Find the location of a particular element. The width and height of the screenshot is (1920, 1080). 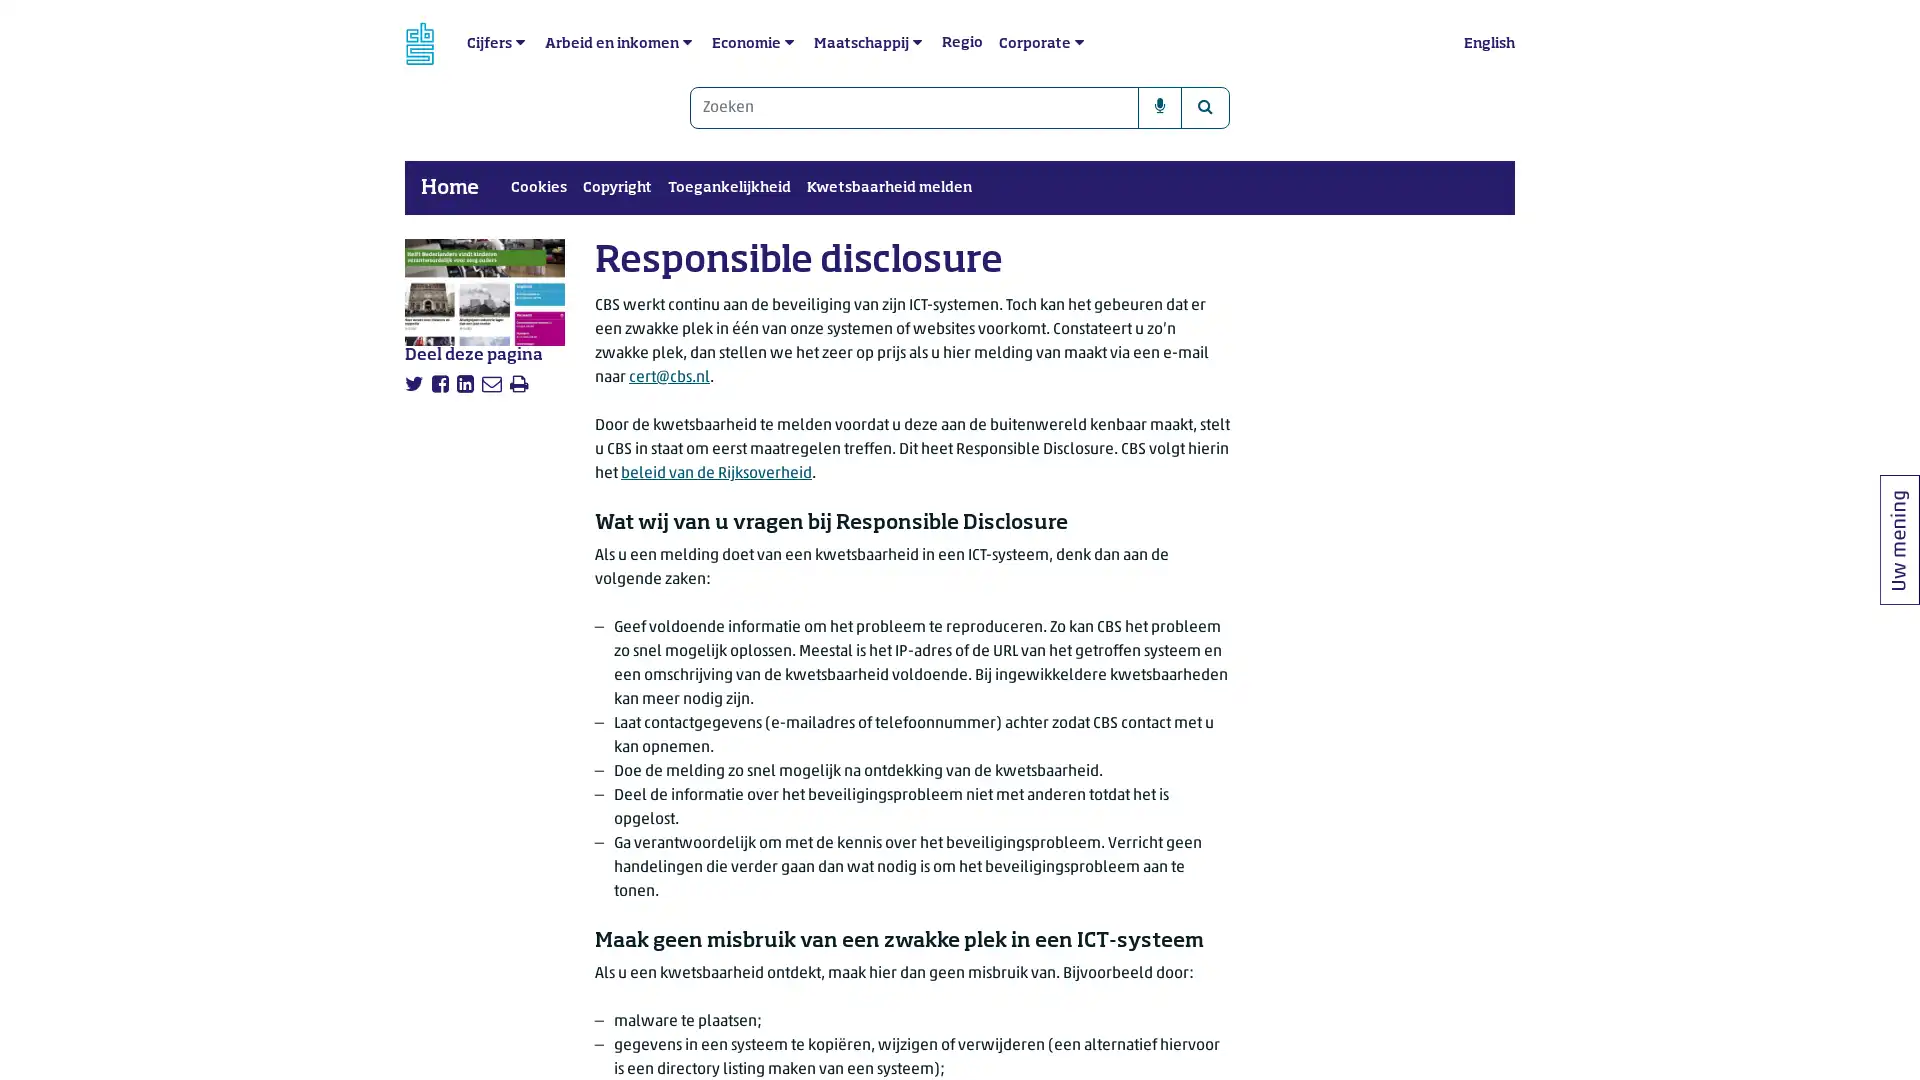

submenu Arbeid en inkomen is located at coordinates (687, 42).